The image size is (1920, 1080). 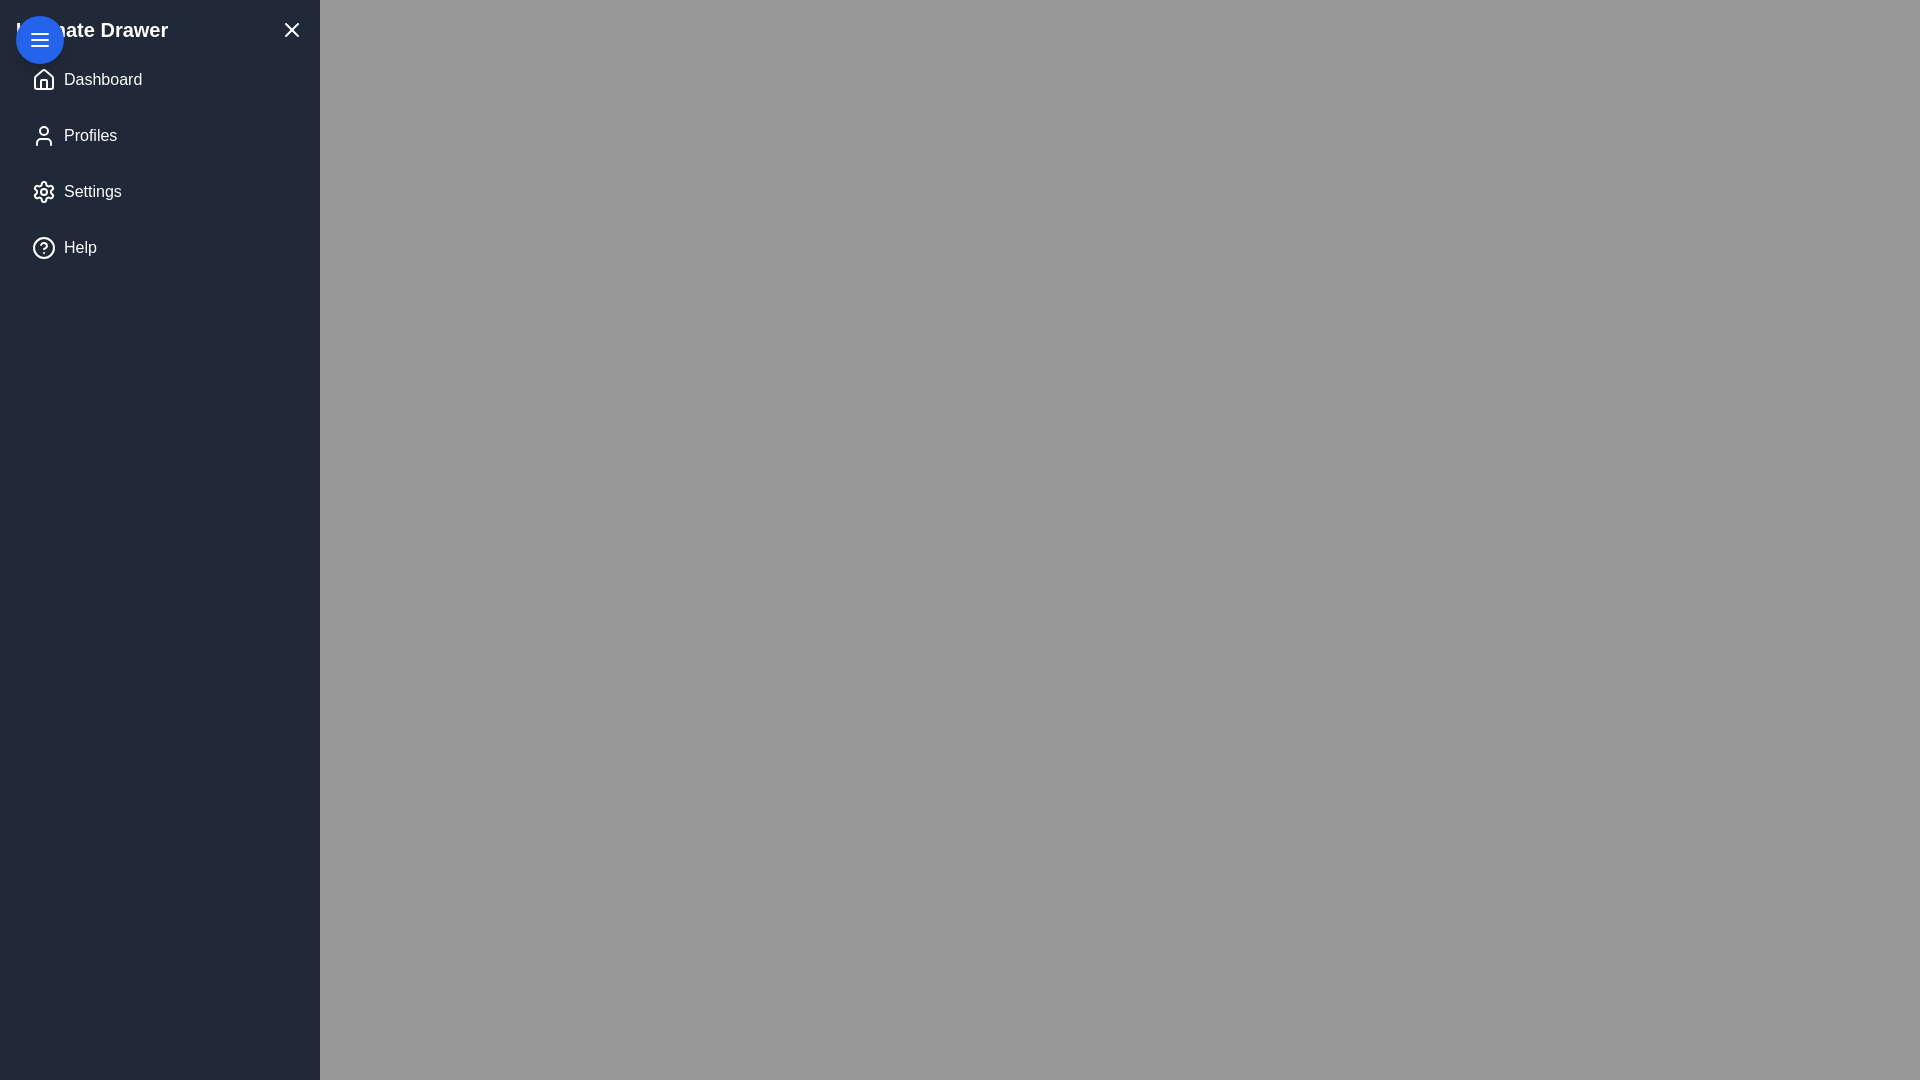 I want to click on the 'Dashboard' icon located in the left side navigation bar, so click(x=43, y=79).